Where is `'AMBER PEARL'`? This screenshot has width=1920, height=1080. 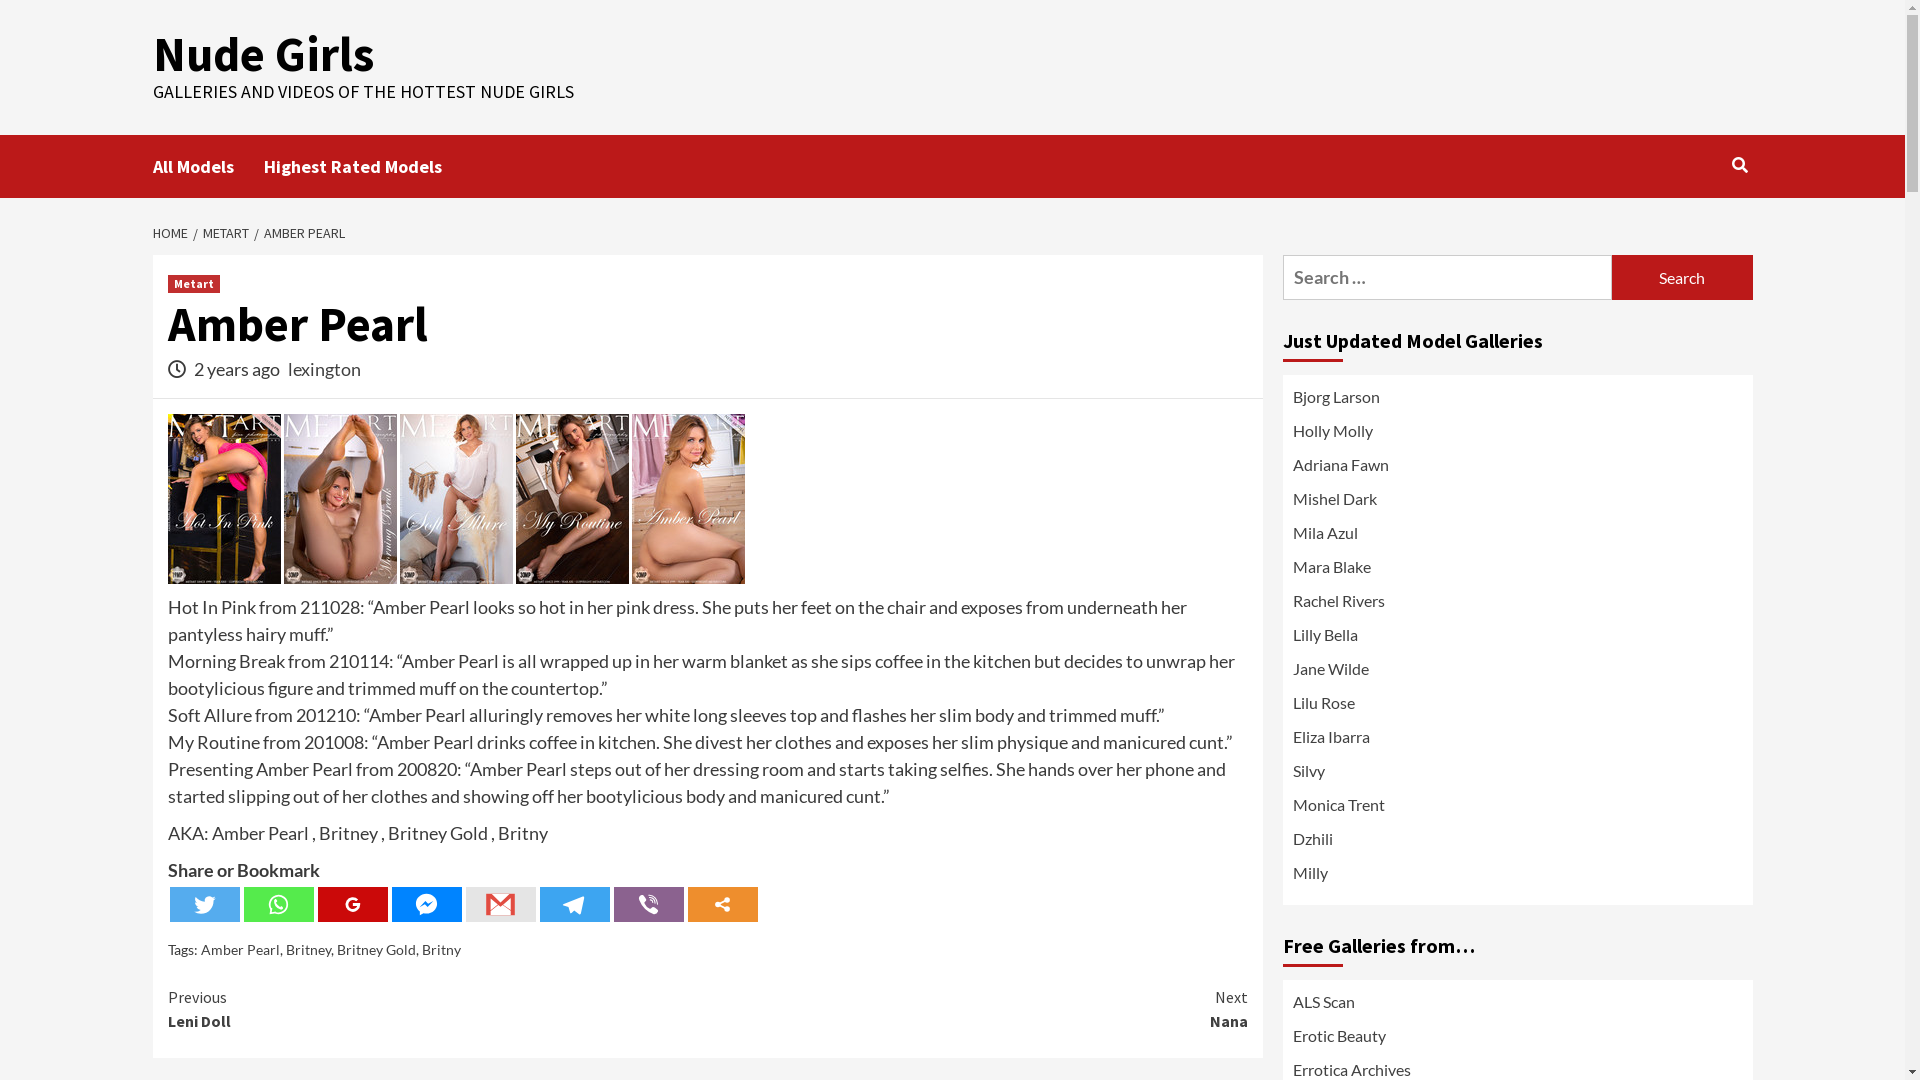 'AMBER PEARL' is located at coordinates (253, 231).